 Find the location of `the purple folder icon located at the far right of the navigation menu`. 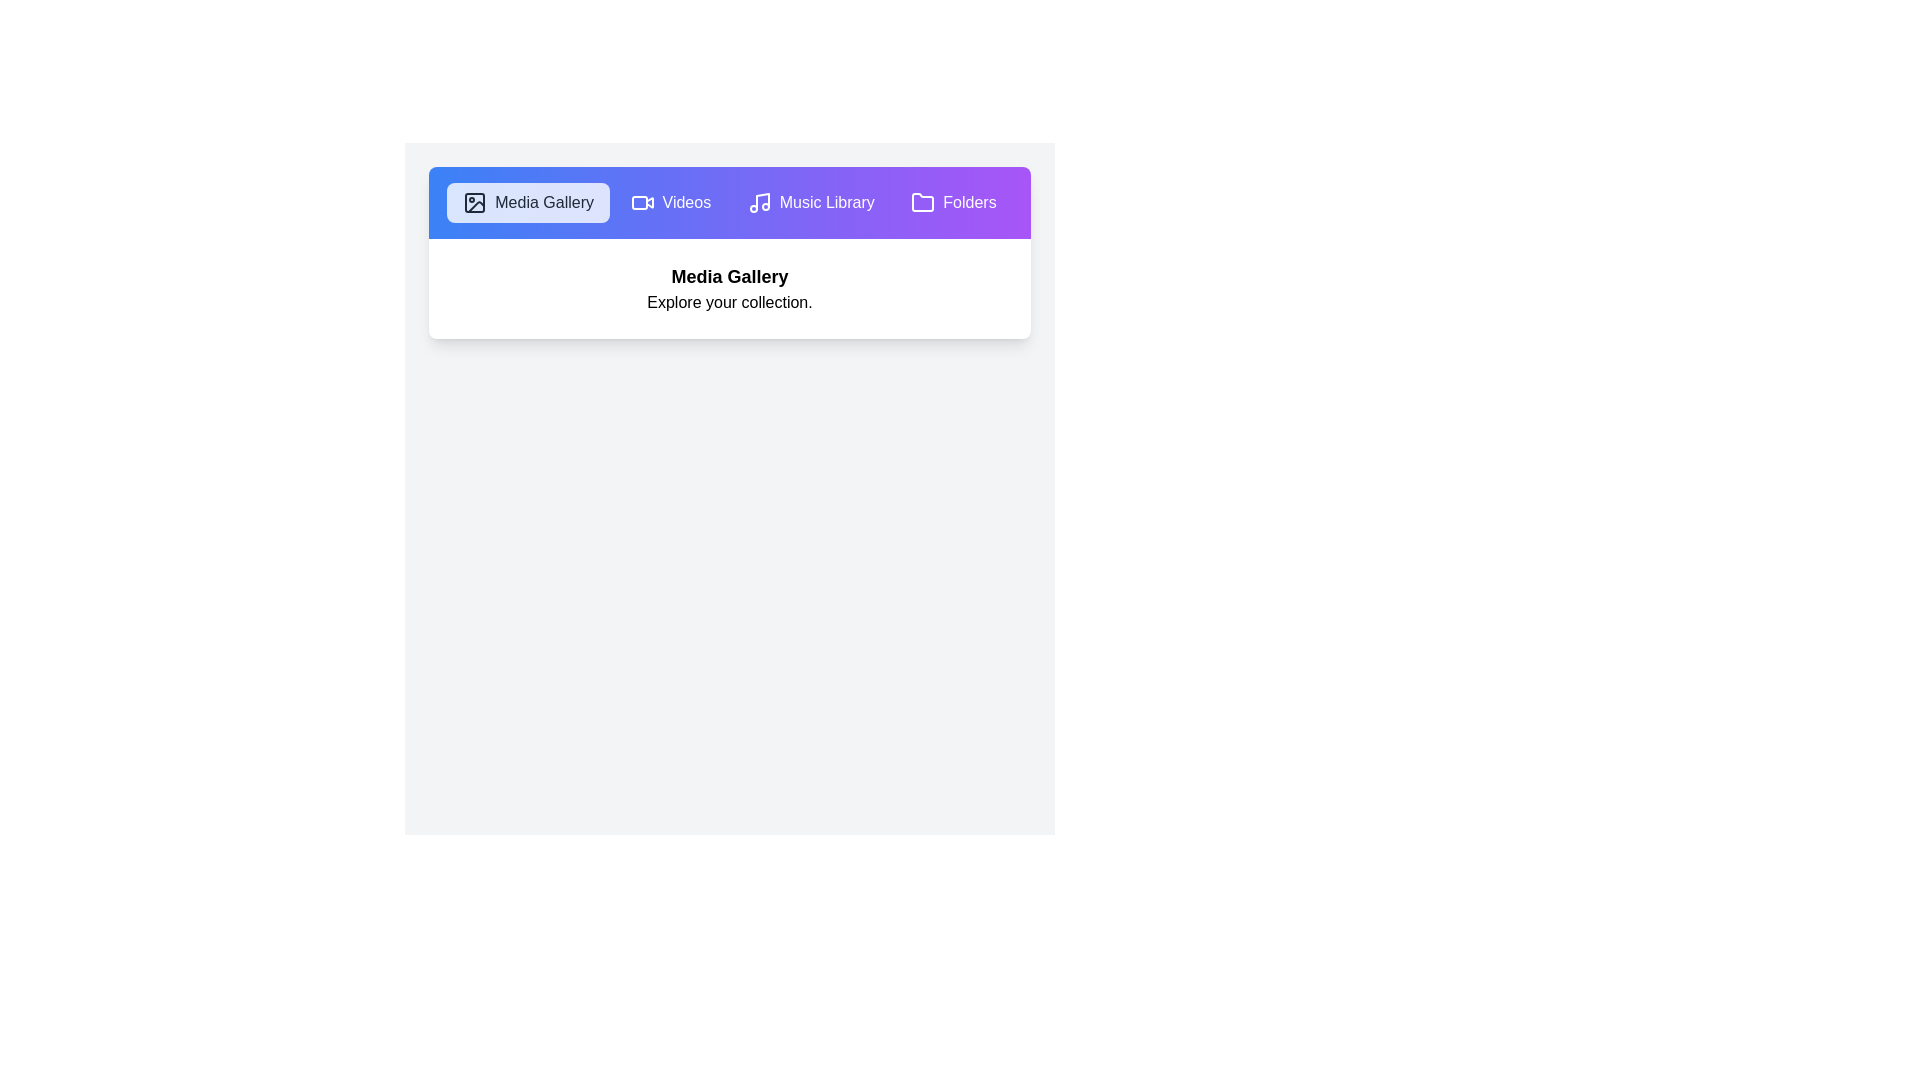

the purple folder icon located at the far right of the navigation menu is located at coordinates (922, 202).